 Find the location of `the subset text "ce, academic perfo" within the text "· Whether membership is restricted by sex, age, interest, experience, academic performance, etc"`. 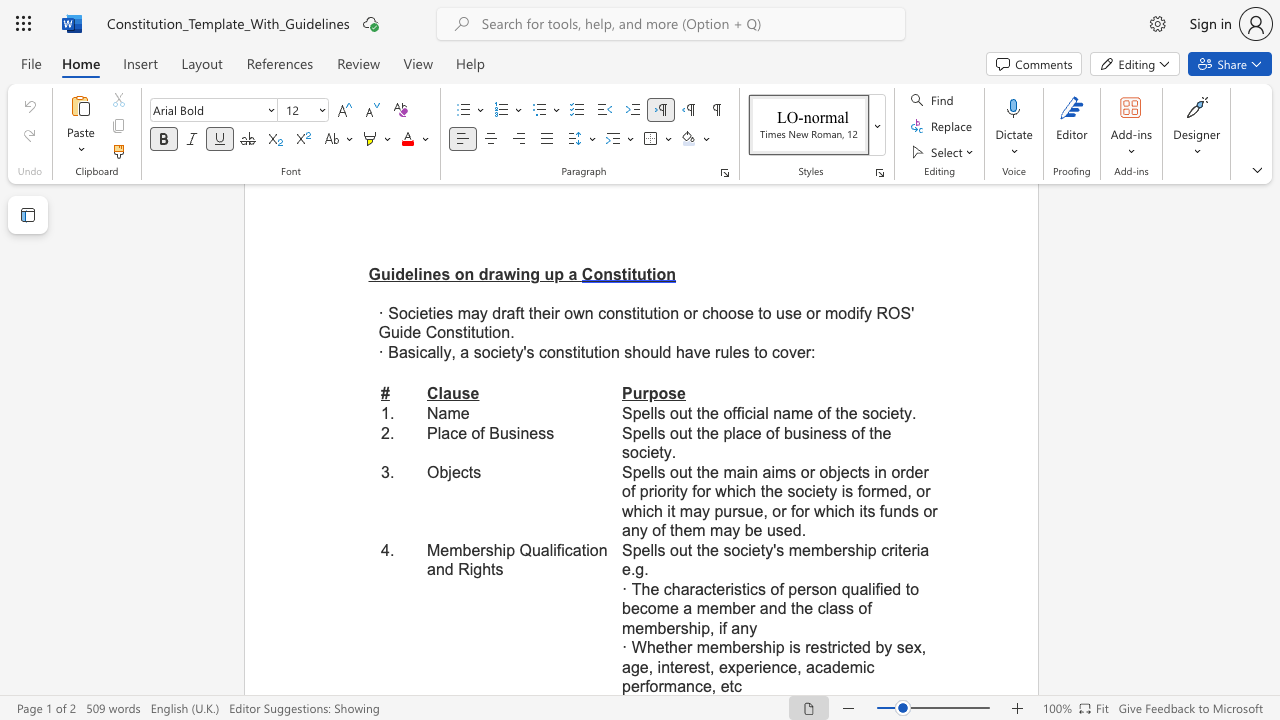

the subset text "ce, academic perfo" within the text "· Whether membership is restricted by sex, age, interest, experience, academic performance, etc" is located at coordinates (779, 667).